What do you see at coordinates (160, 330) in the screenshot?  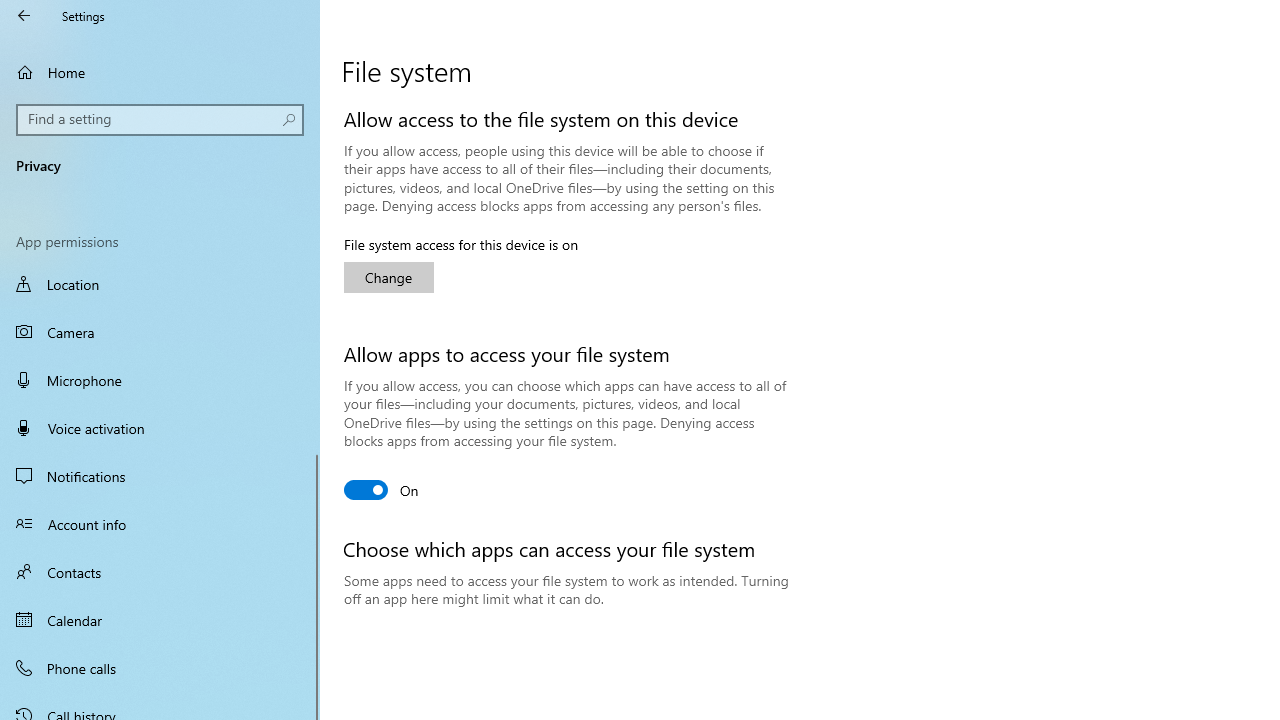 I see `'Camera'` at bounding box center [160, 330].